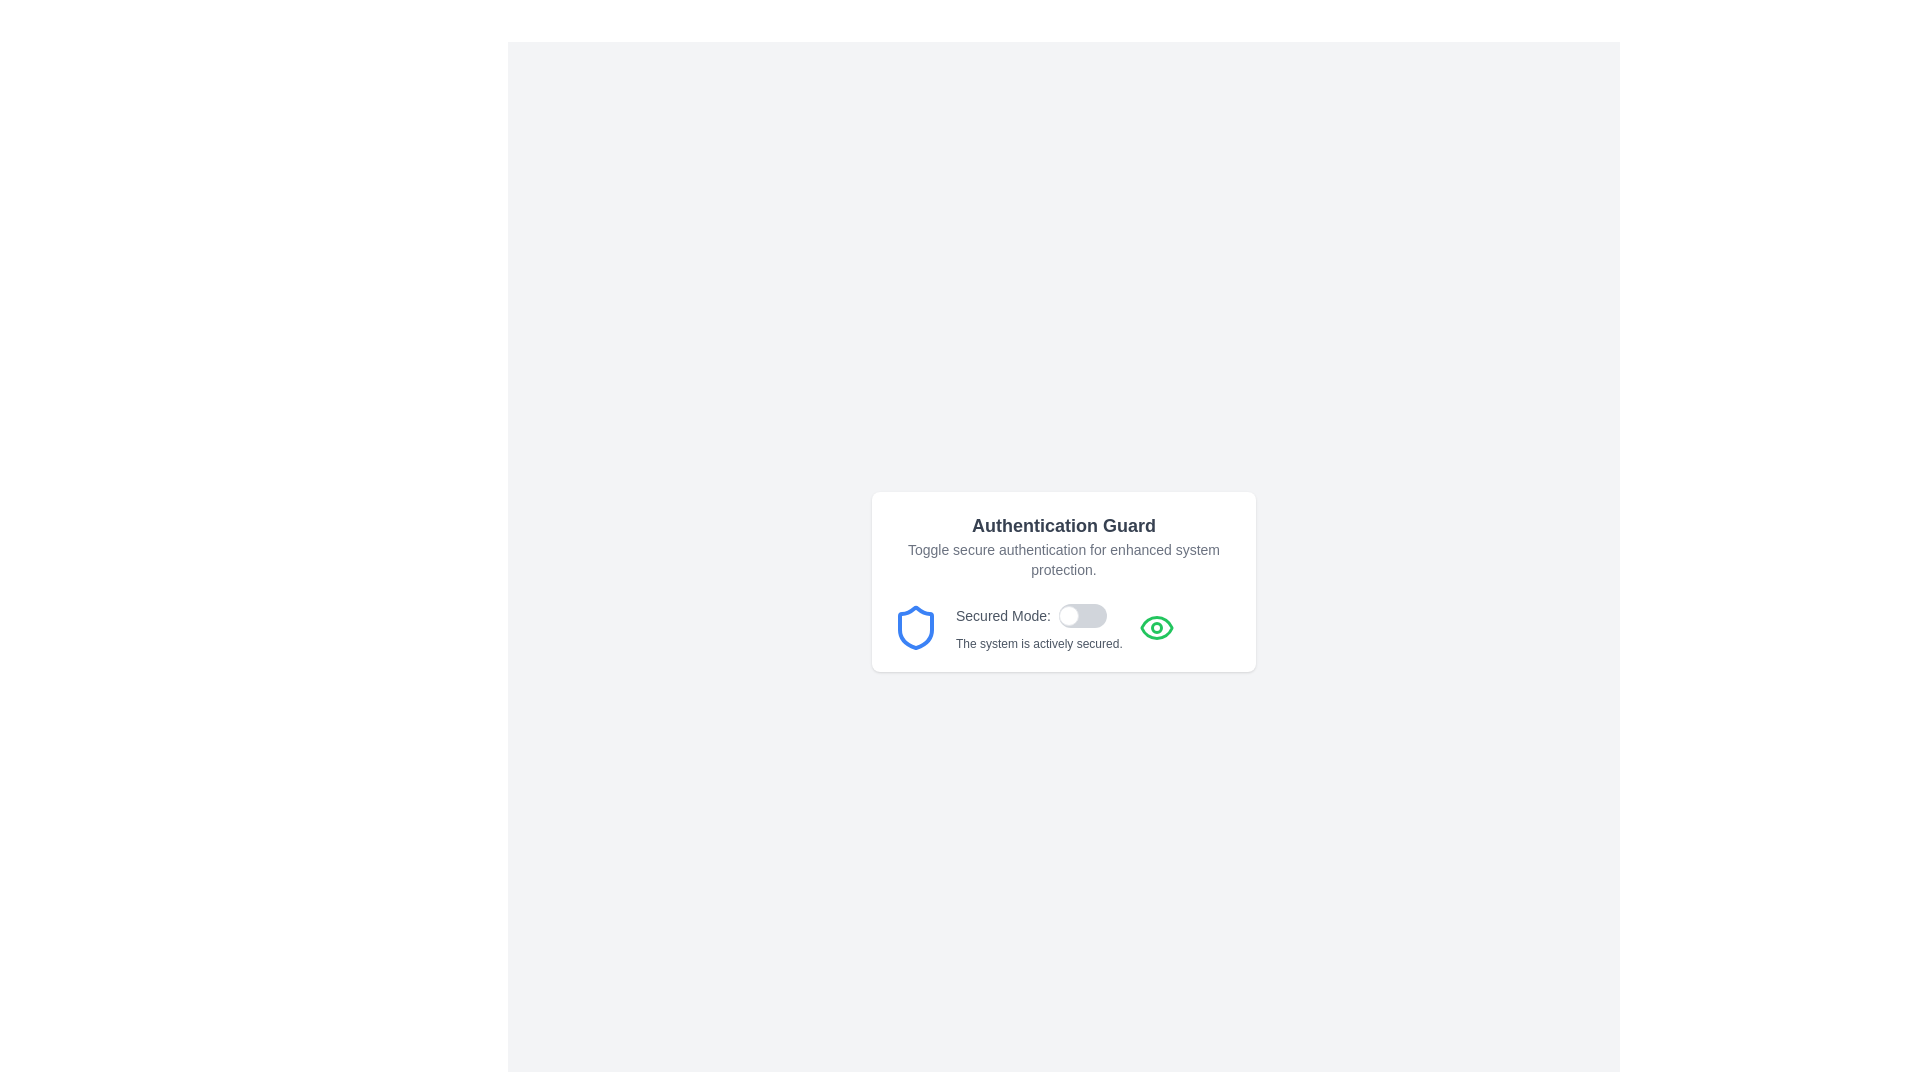  Describe the element at coordinates (1156, 627) in the screenshot. I see `the SVG circle element that symbolizes visibility within the eye icon, located to the right of the toggle switch in the 'Secured Mode' interface` at that location.